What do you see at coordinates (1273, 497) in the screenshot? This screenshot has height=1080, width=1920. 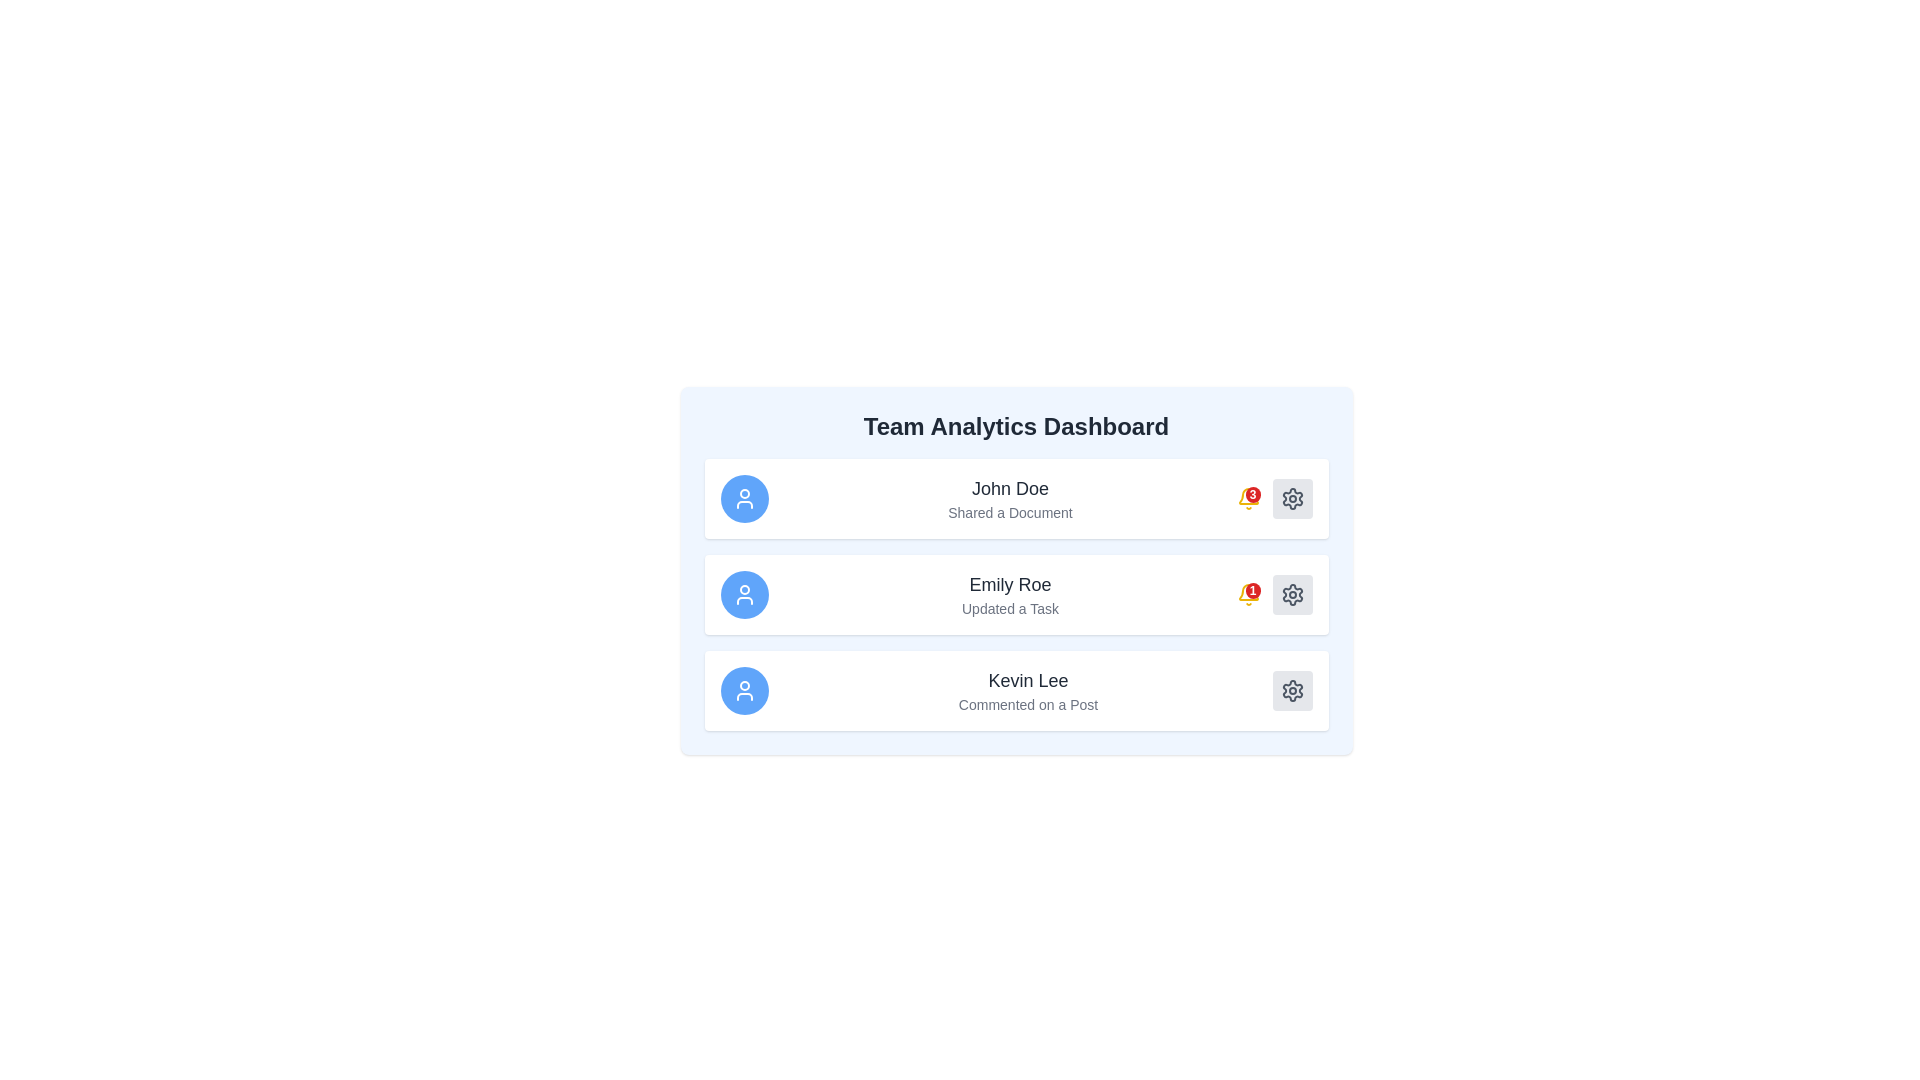 I see `the Notification Badge that displays the number of notifications related to user activity adjacent to the 'John Doe Shared a Document' entry in the Team Analytics Dashboard` at bounding box center [1273, 497].